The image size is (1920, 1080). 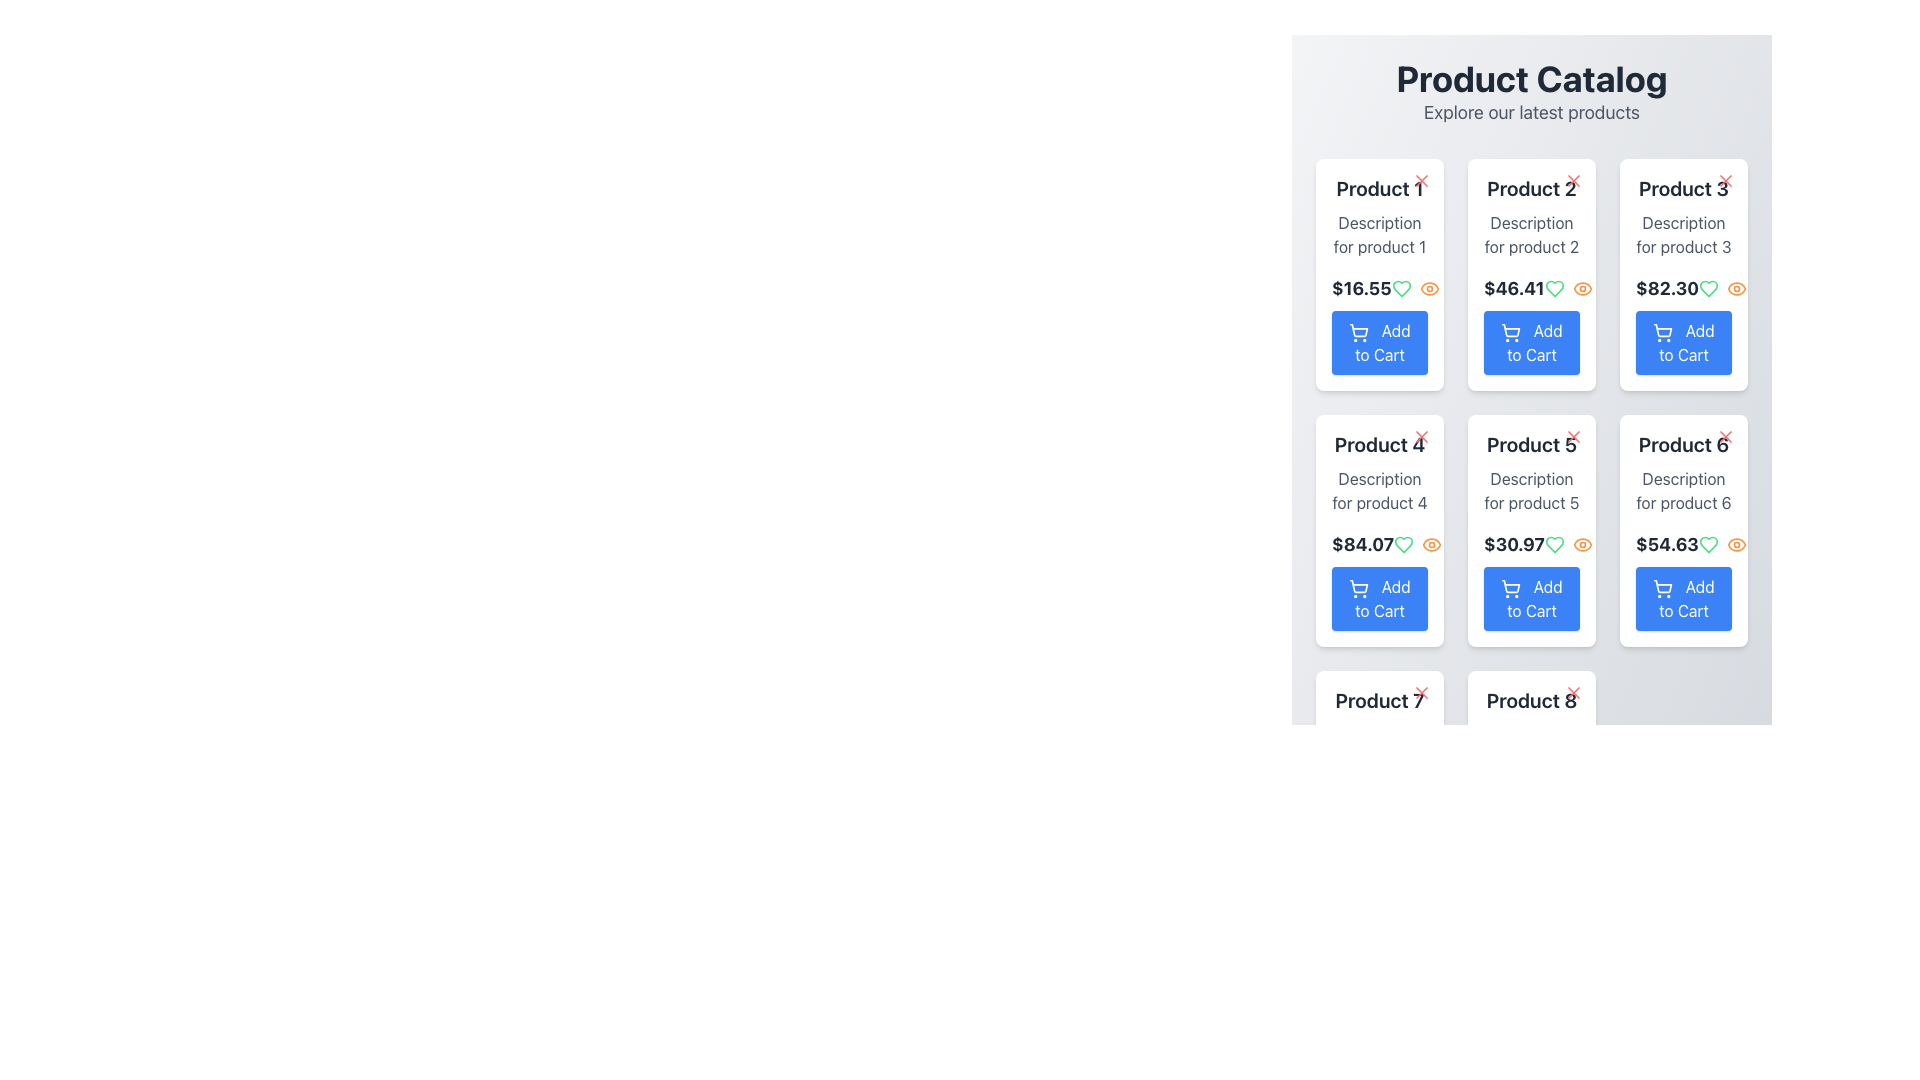 What do you see at coordinates (1359, 329) in the screenshot?
I see `the appearance of the blue shopping cart icon within the 'Add to Cart' button located under 'Product 1' in the Product Catalog interface` at bounding box center [1359, 329].